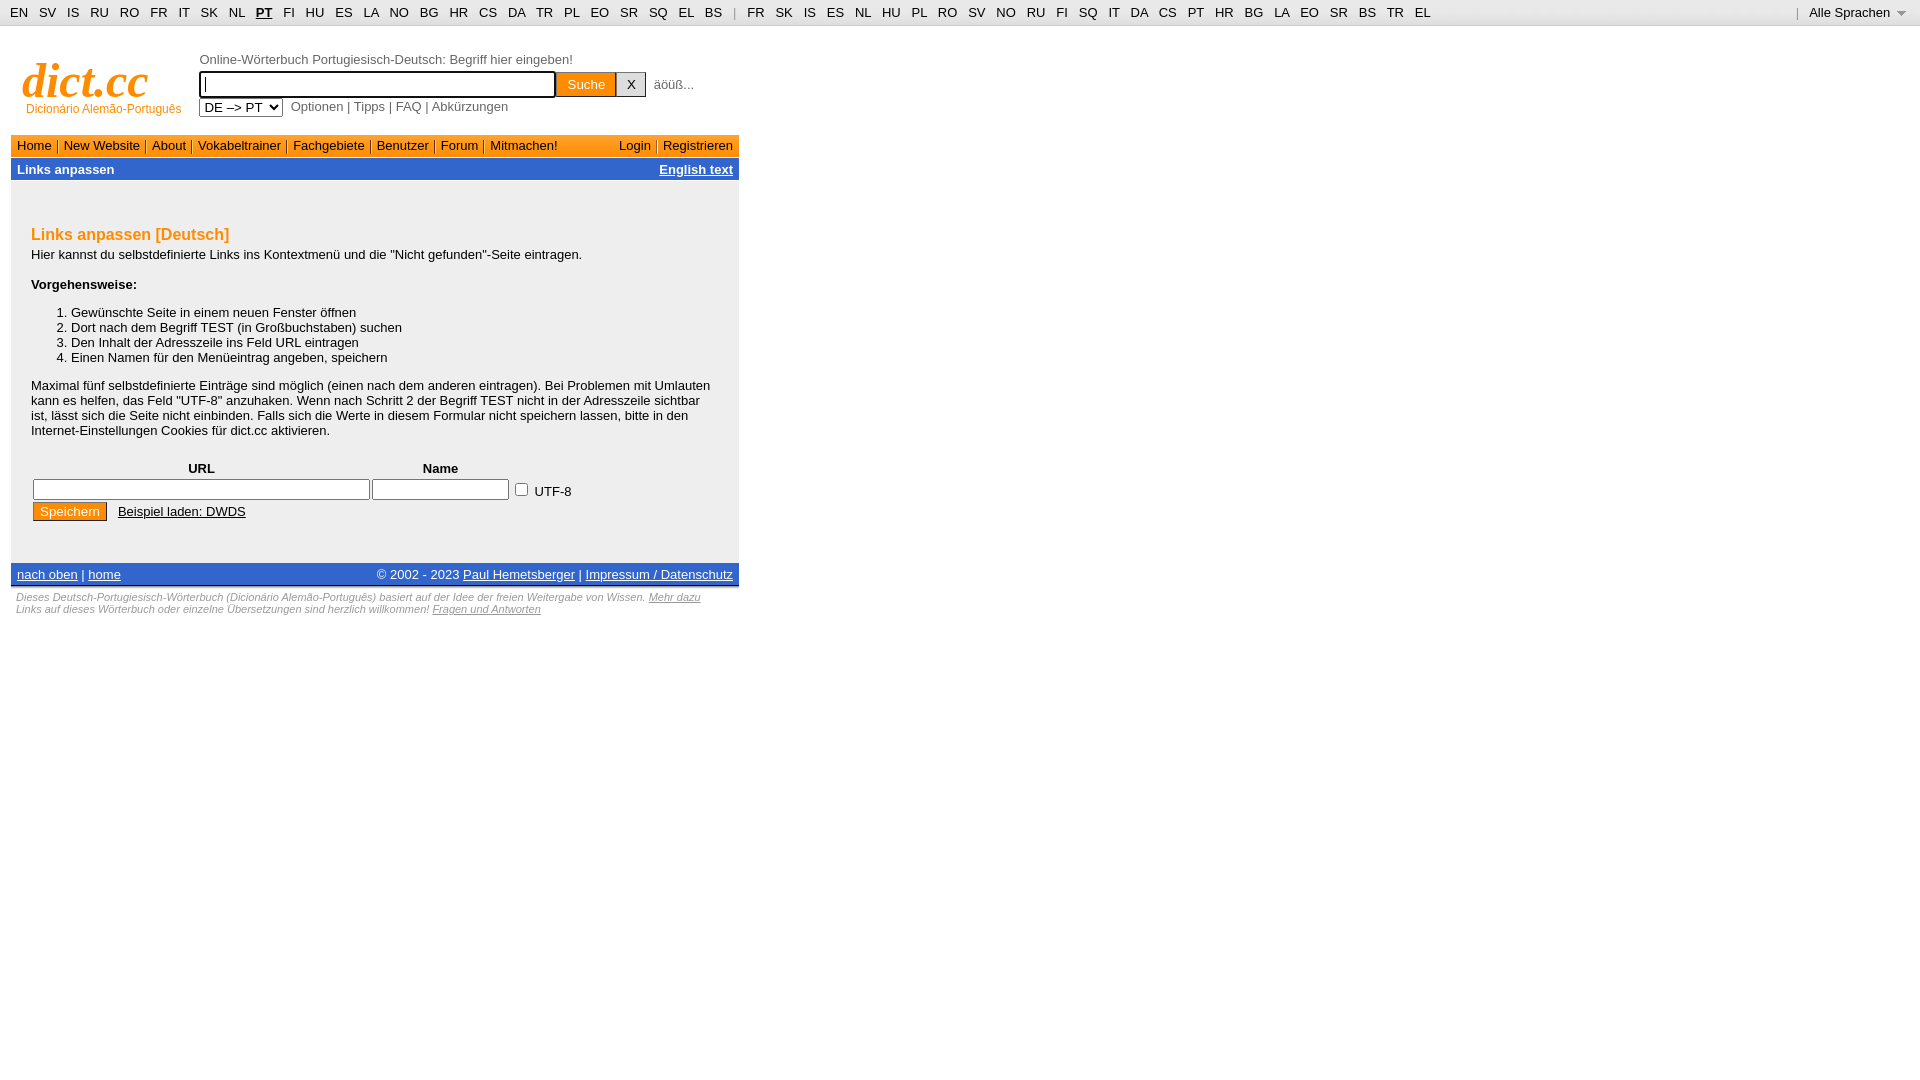  Describe the element at coordinates (659, 573) in the screenshot. I see `'Impressum / Datenschutz'` at that location.